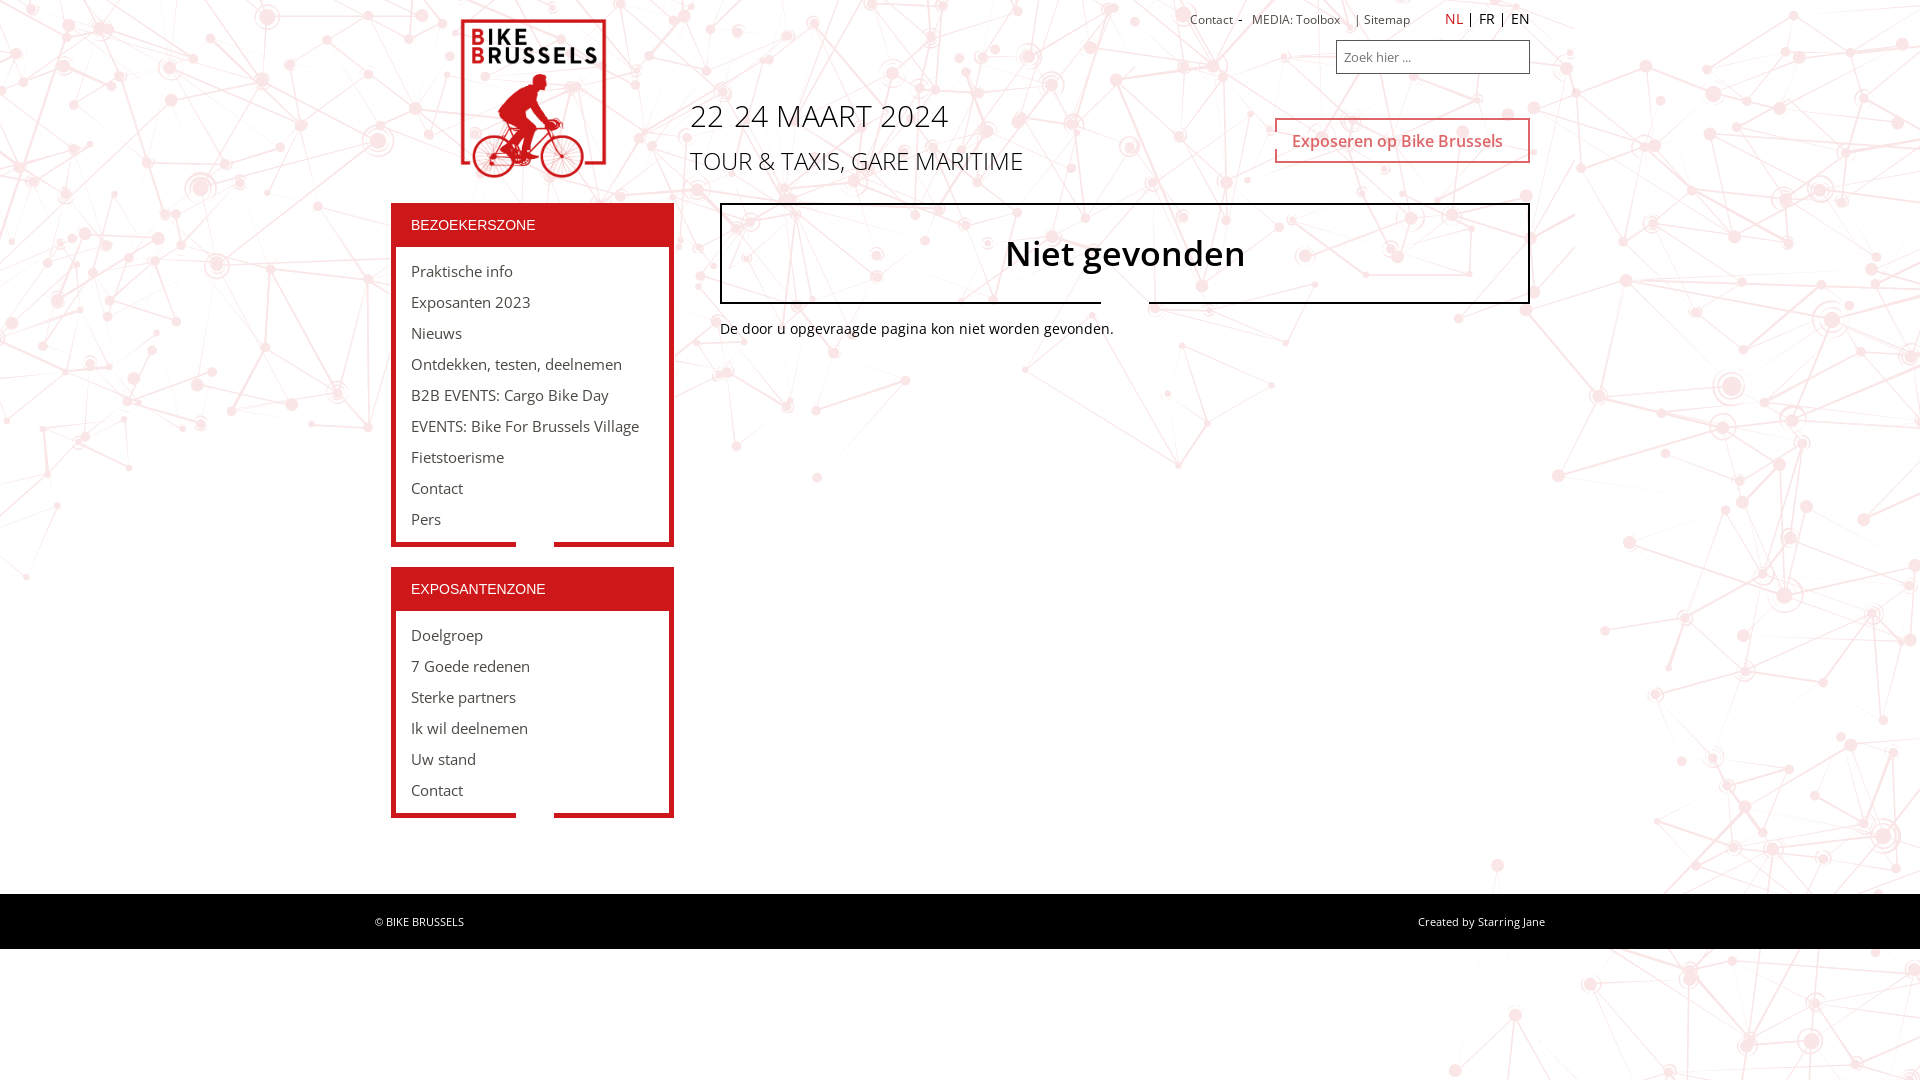  What do you see at coordinates (1246, 19) in the screenshot?
I see `'MEDIA: Toolbox'` at bounding box center [1246, 19].